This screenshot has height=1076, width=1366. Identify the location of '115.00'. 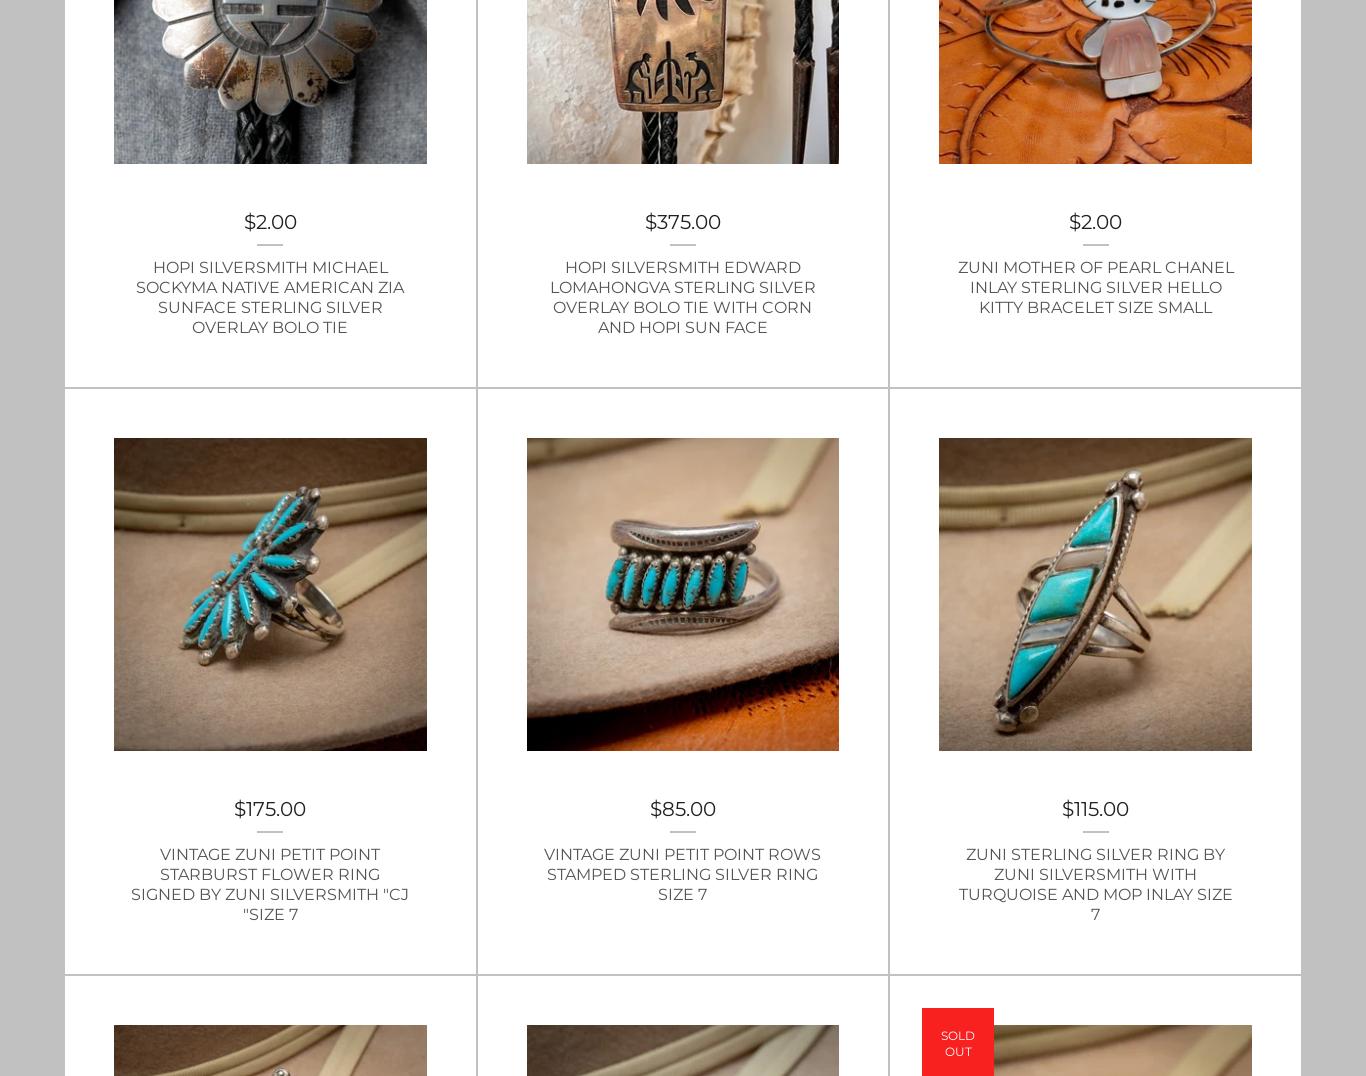
(1100, 807).